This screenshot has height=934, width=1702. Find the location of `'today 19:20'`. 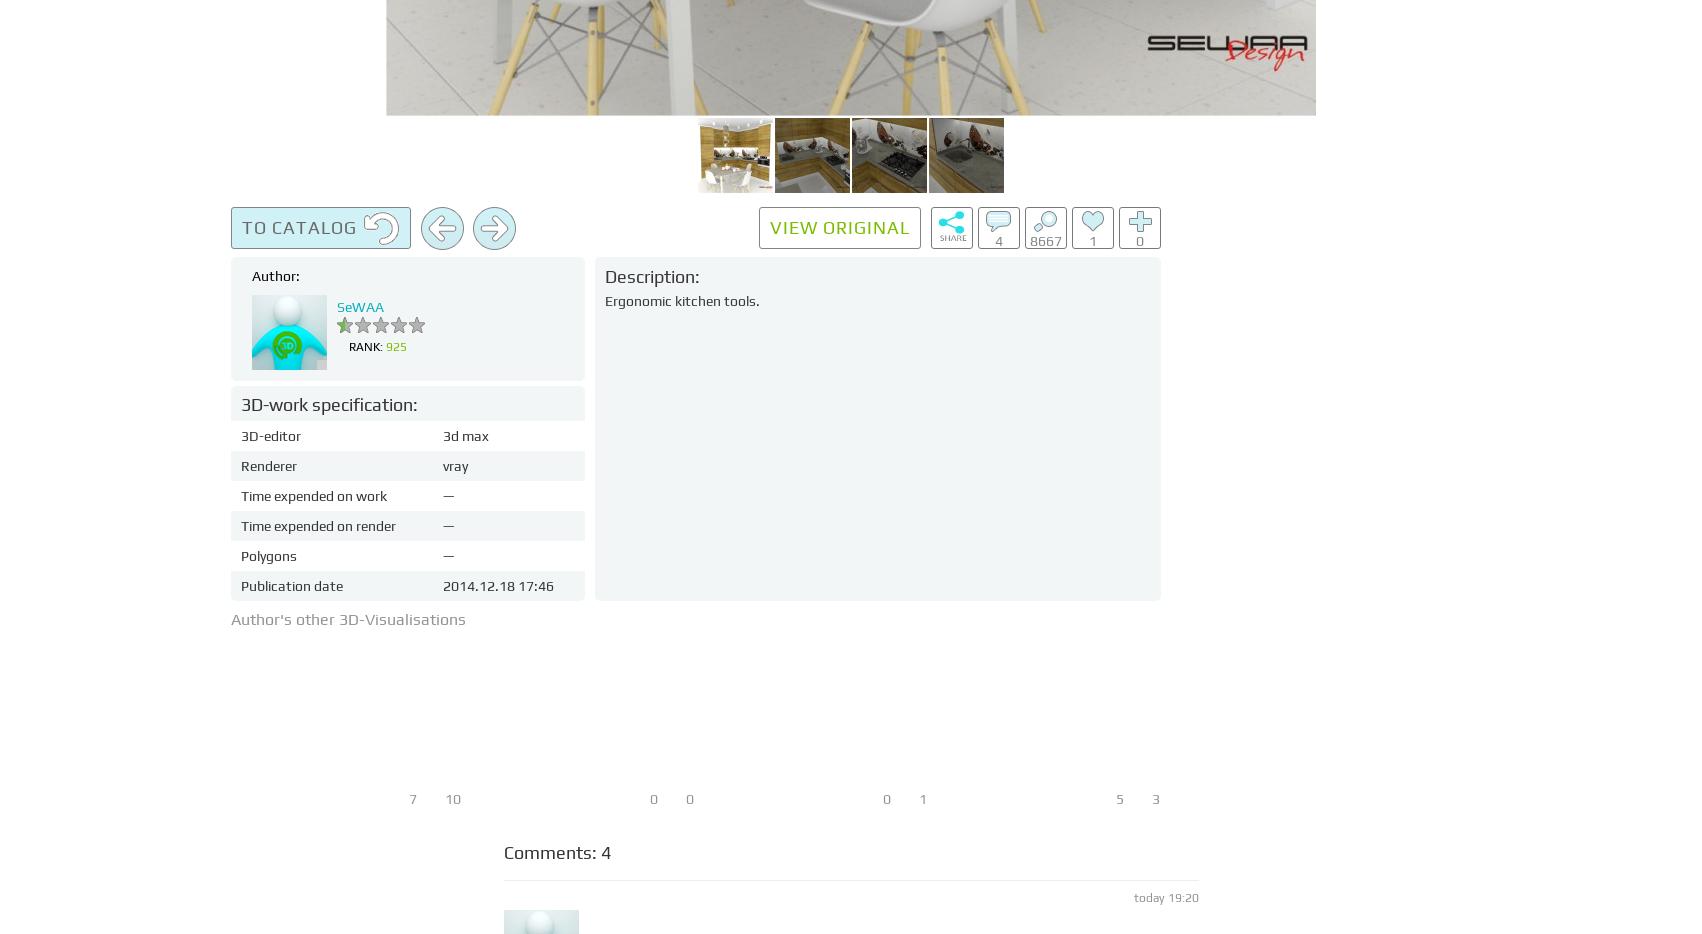

'today 19:20' is located at coordinates (1165, 898).